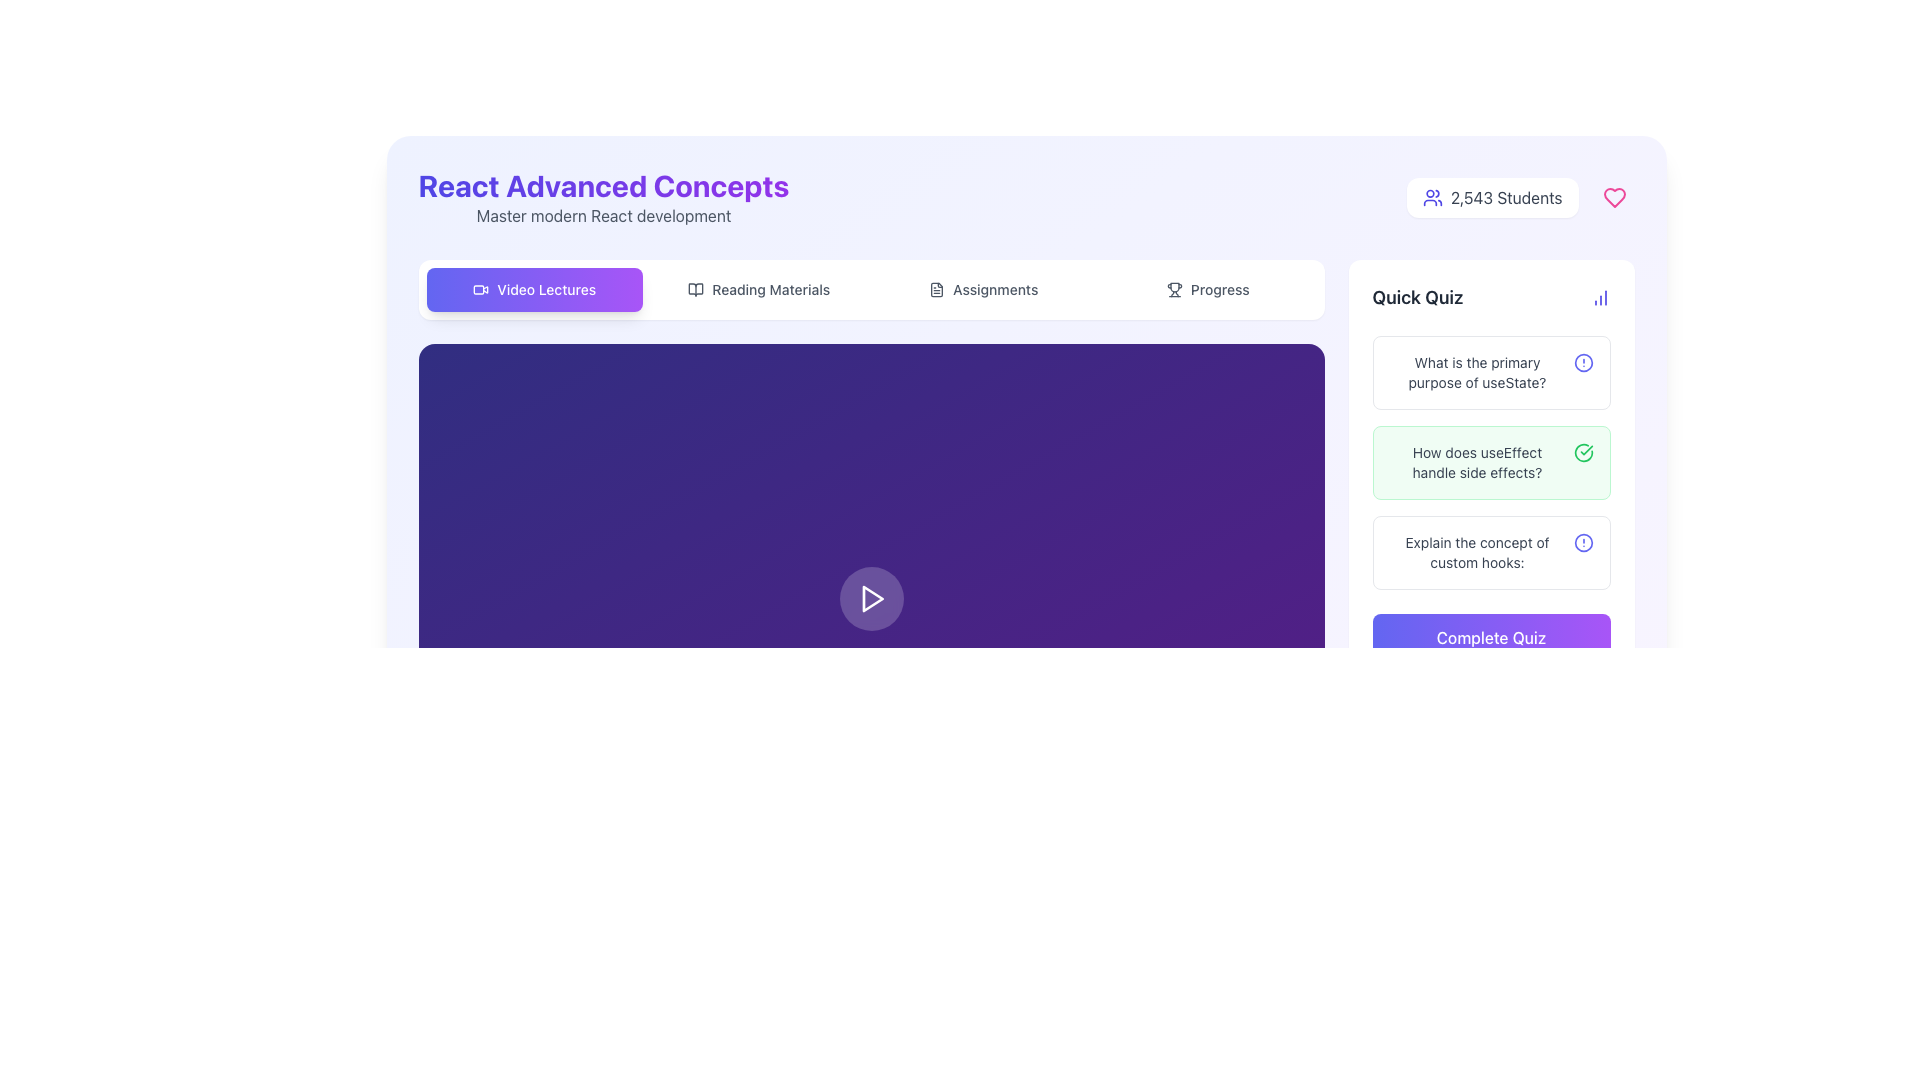 The height and width of the screenshot is (1080, 1920). I want to click on the text label 'How does useEffect handle side effects?' which is the second item in the 'Quick Quiz' section of the interactive list, so click(1477, 462).